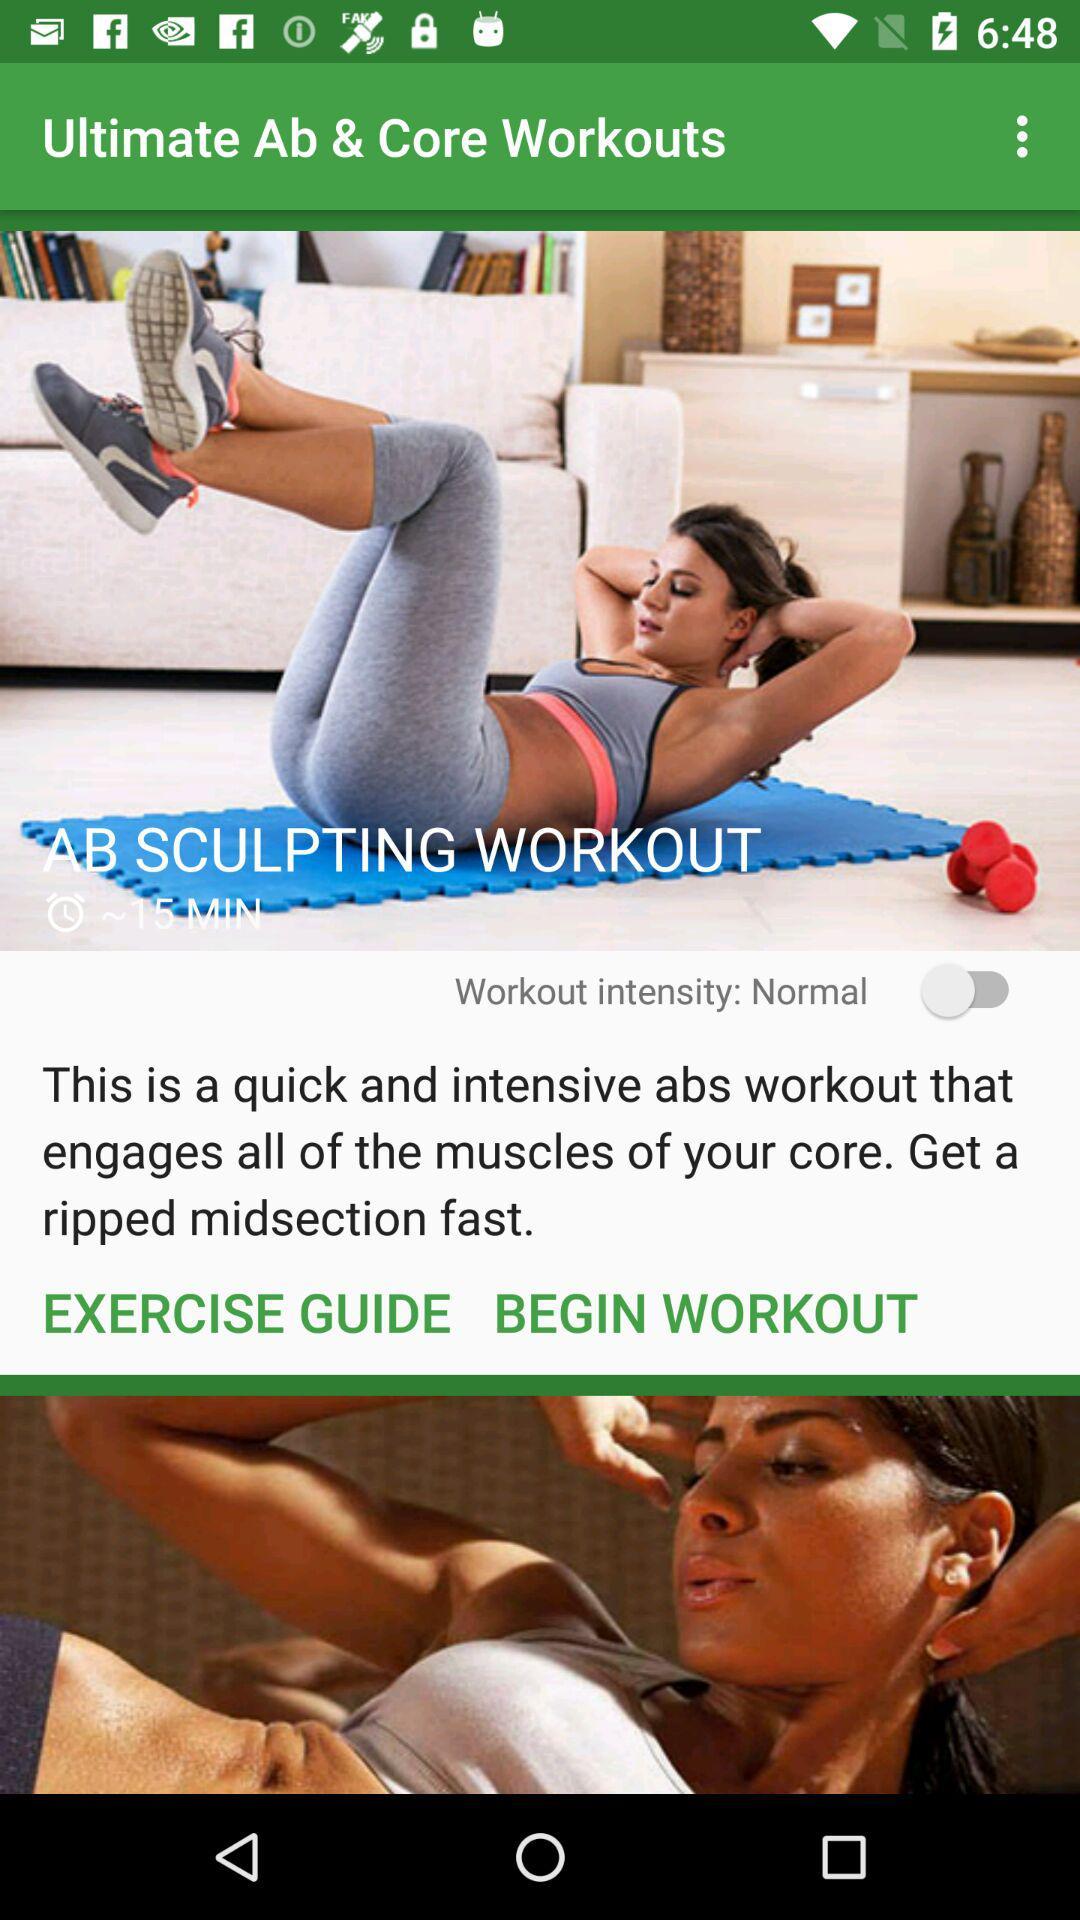 Image resolution: width=1080 pixels, height=1920 pixels. Describe the element at coordinates (245, 1311) in the screenshot. I see `the icon below this is a icon` at that location.